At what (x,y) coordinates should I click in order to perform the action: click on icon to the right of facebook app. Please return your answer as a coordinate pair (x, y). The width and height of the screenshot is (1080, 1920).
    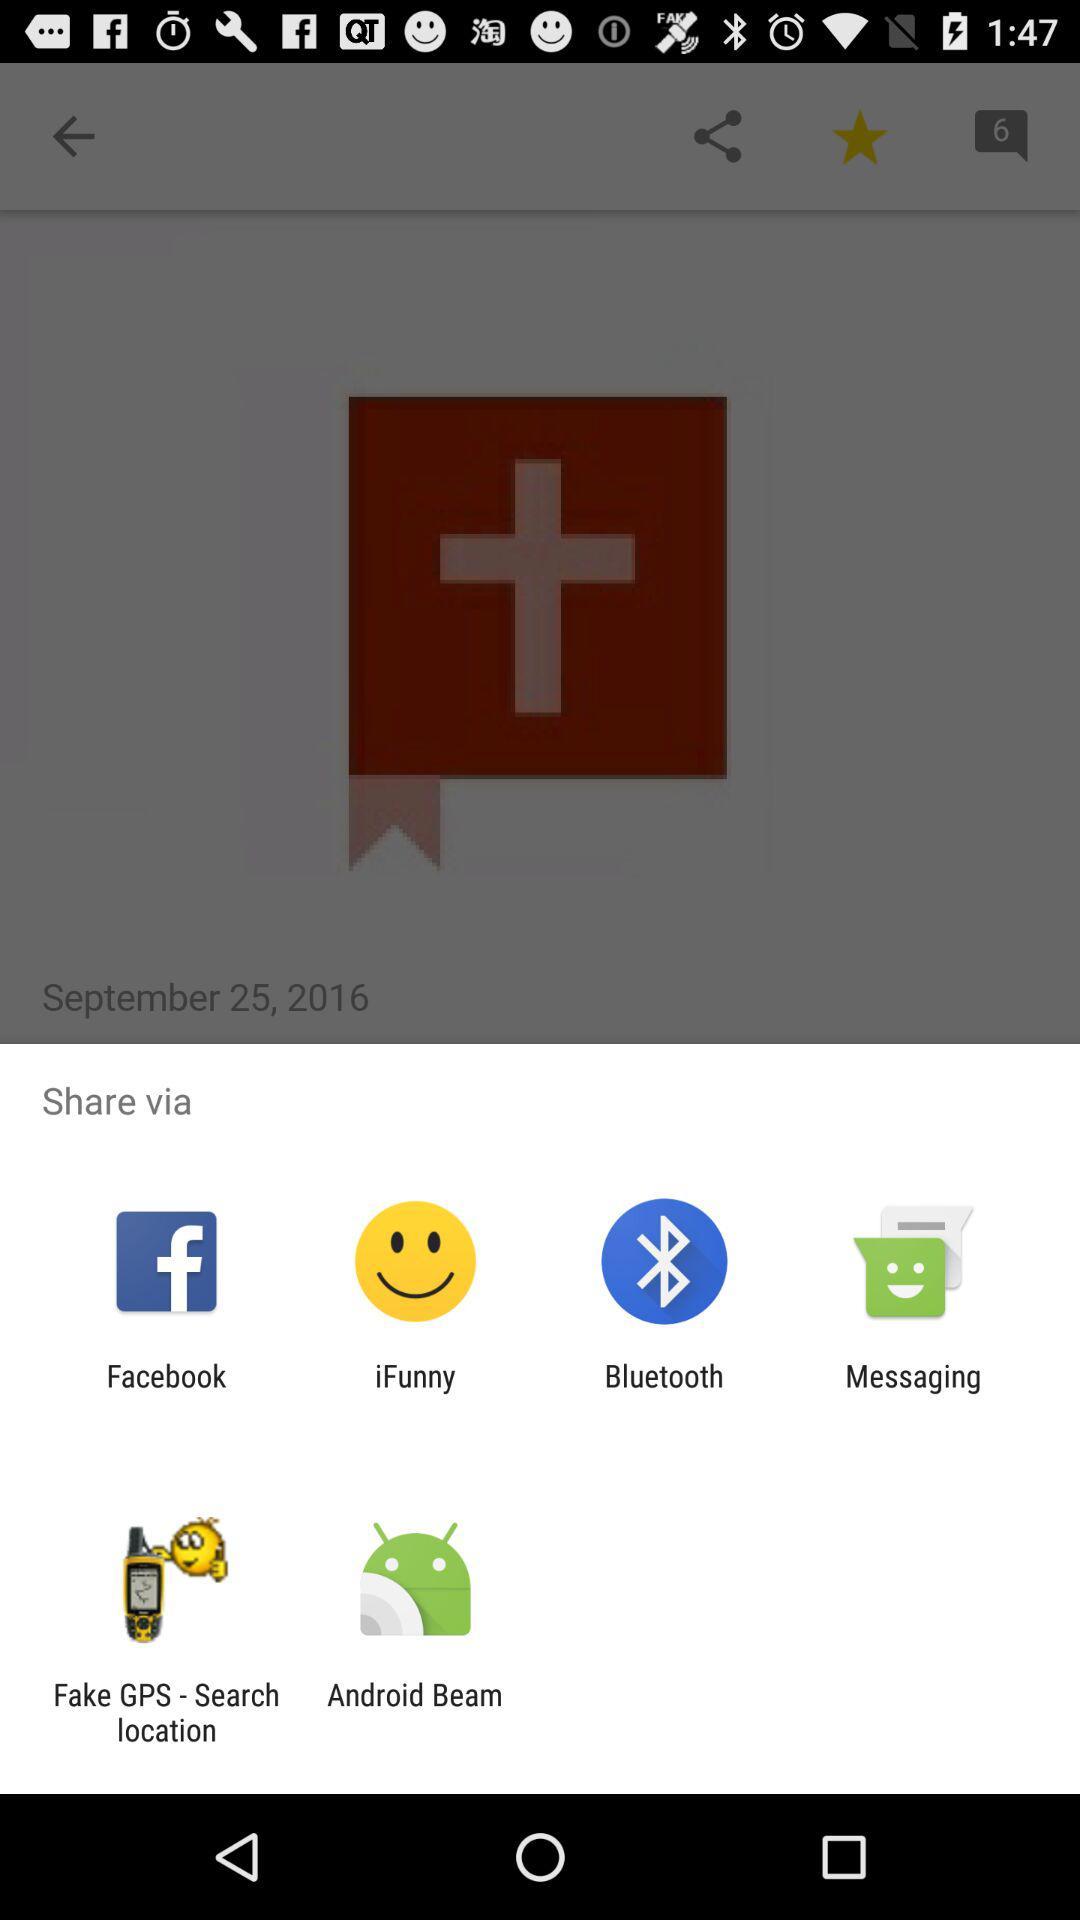
    Looking at the image, I should click on (414, 1392).